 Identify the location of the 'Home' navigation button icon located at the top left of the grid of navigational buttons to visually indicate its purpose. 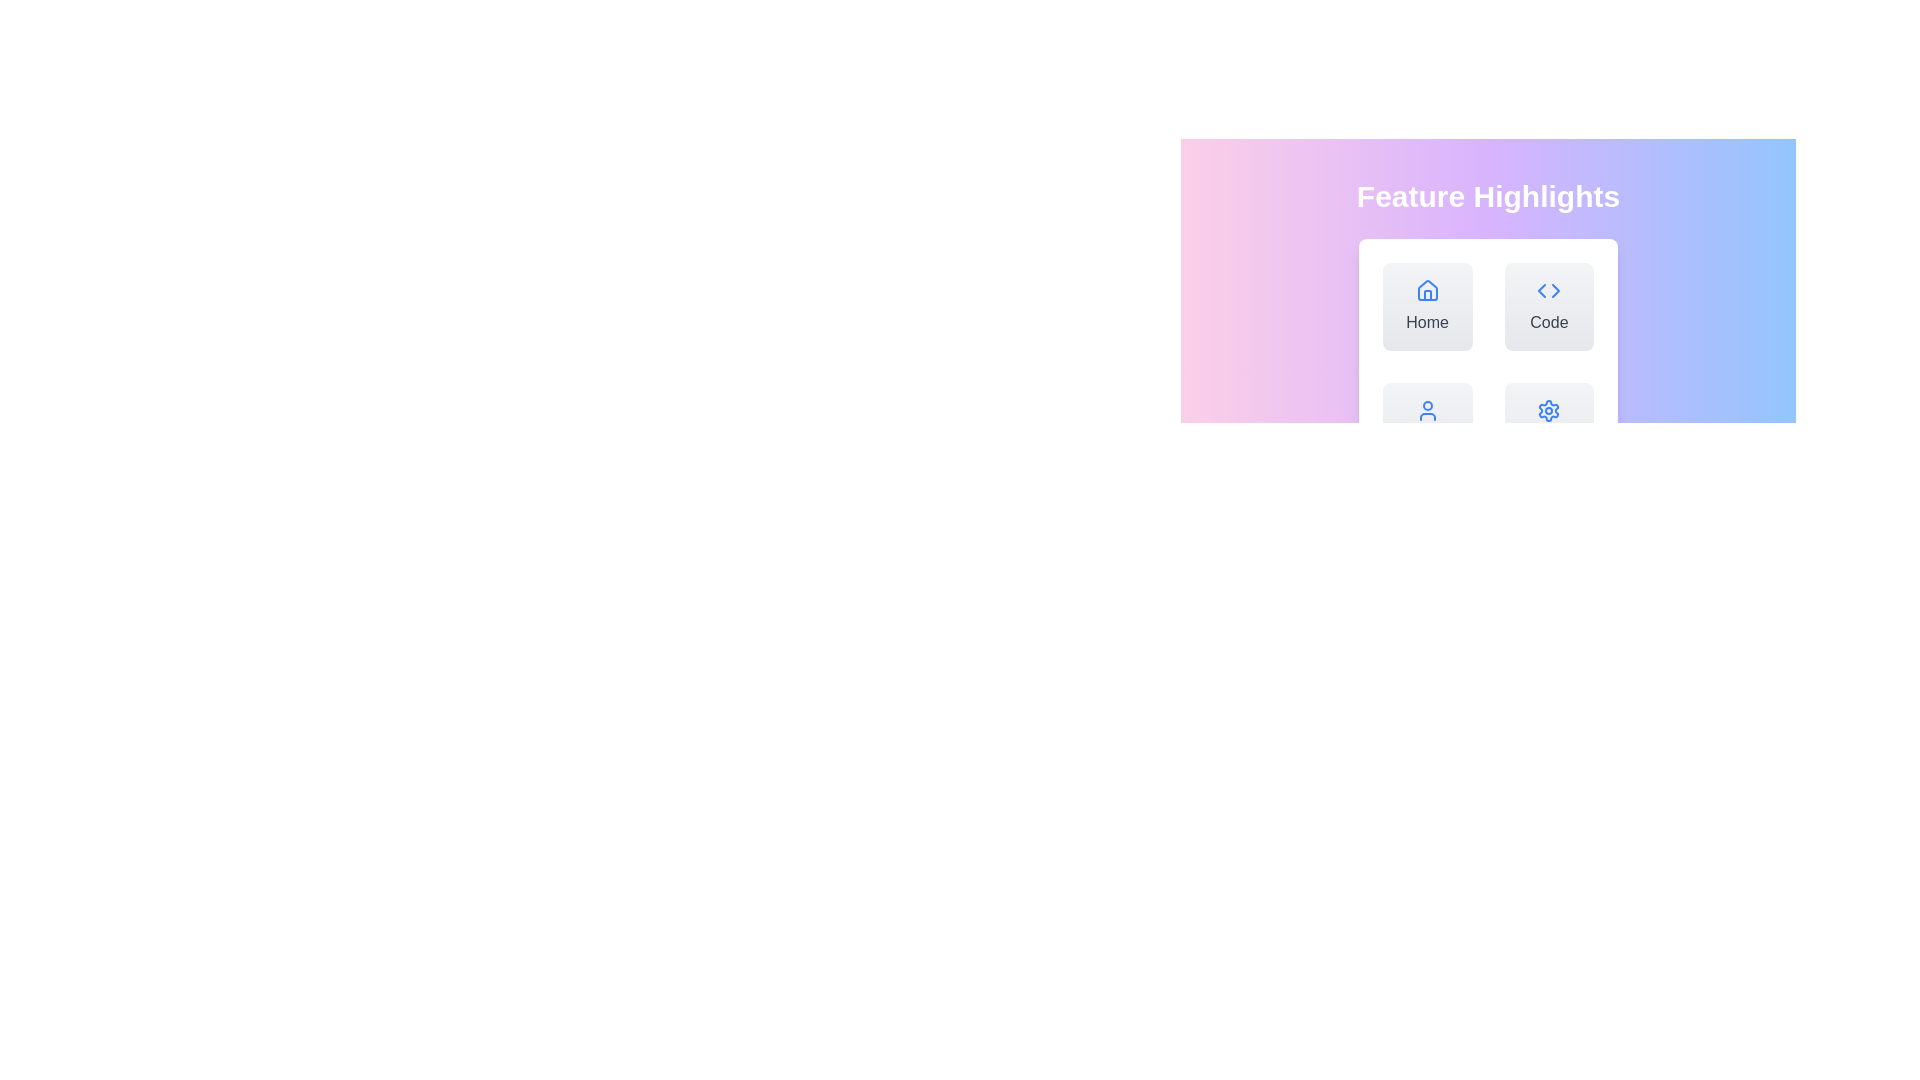
(1426, 290).